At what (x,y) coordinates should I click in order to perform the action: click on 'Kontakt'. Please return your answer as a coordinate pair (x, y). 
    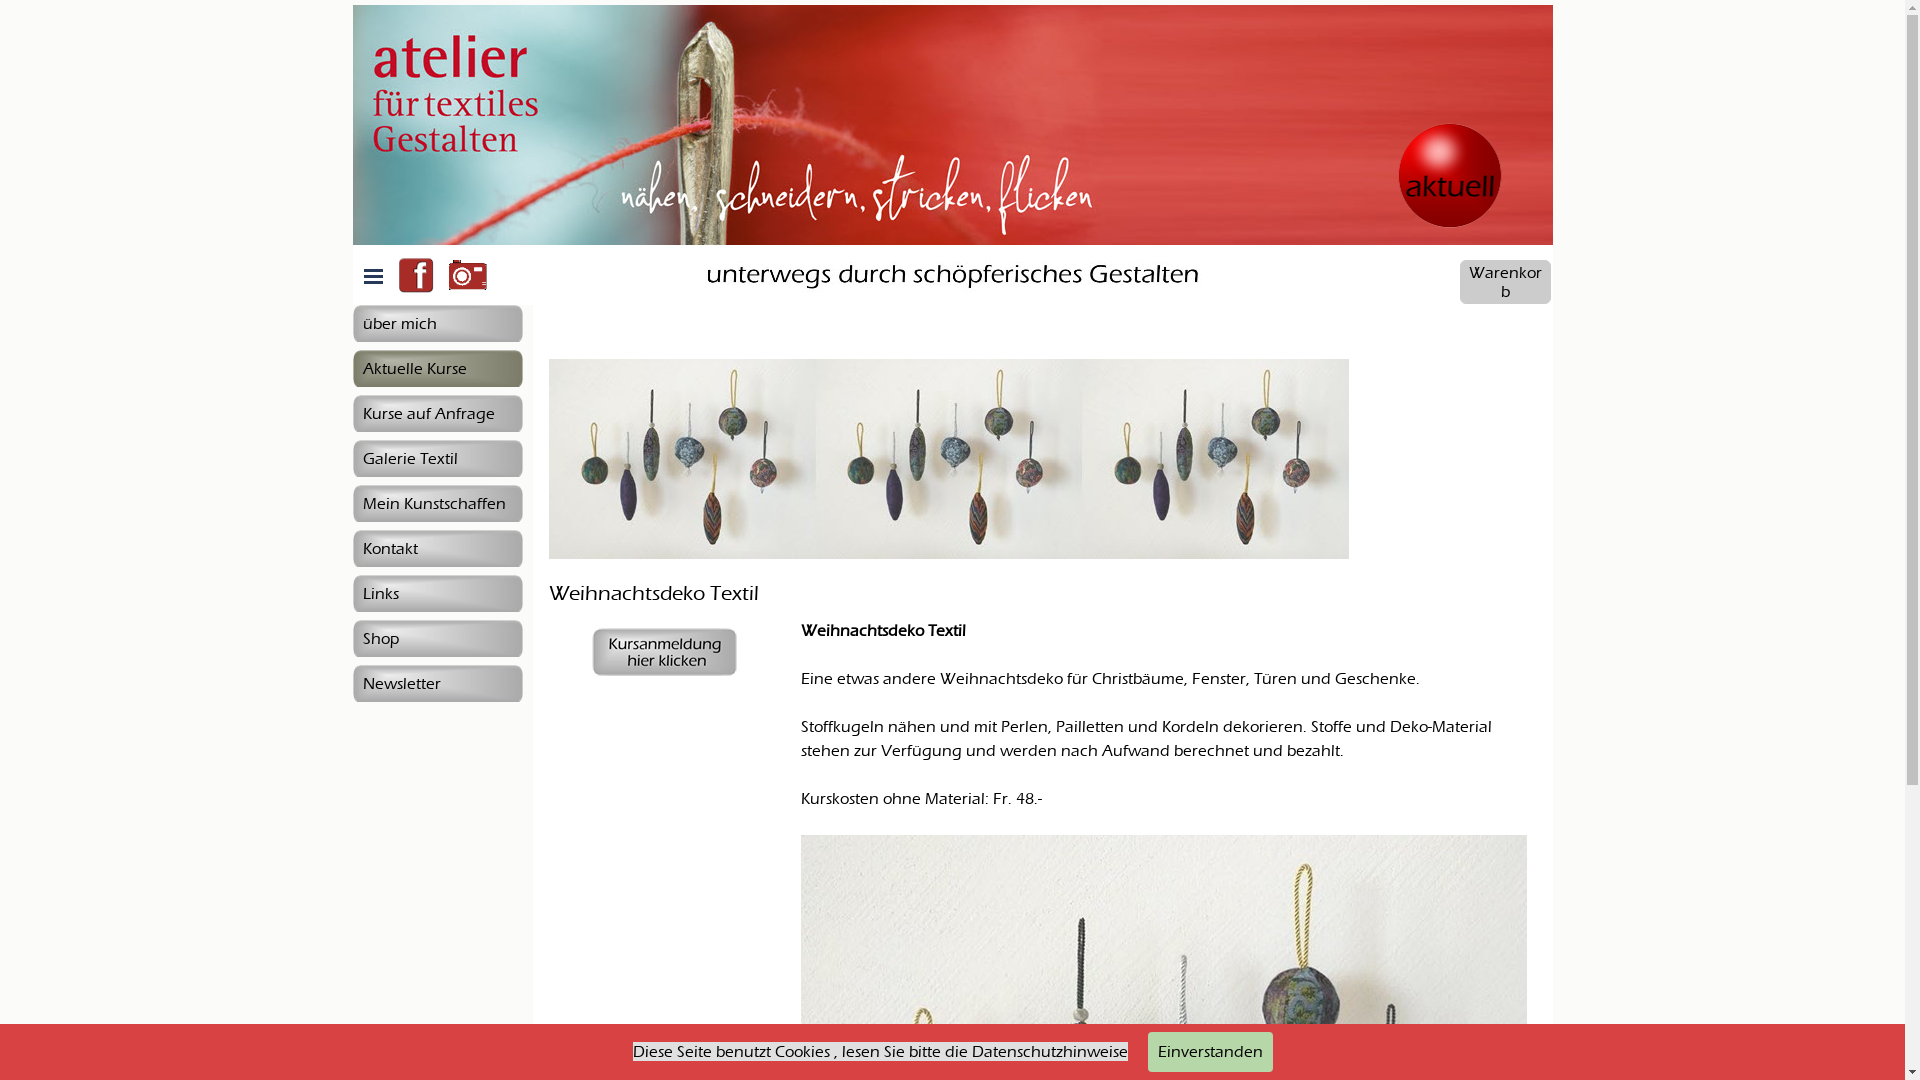
    Looking at the image, I should click on (435, 548).